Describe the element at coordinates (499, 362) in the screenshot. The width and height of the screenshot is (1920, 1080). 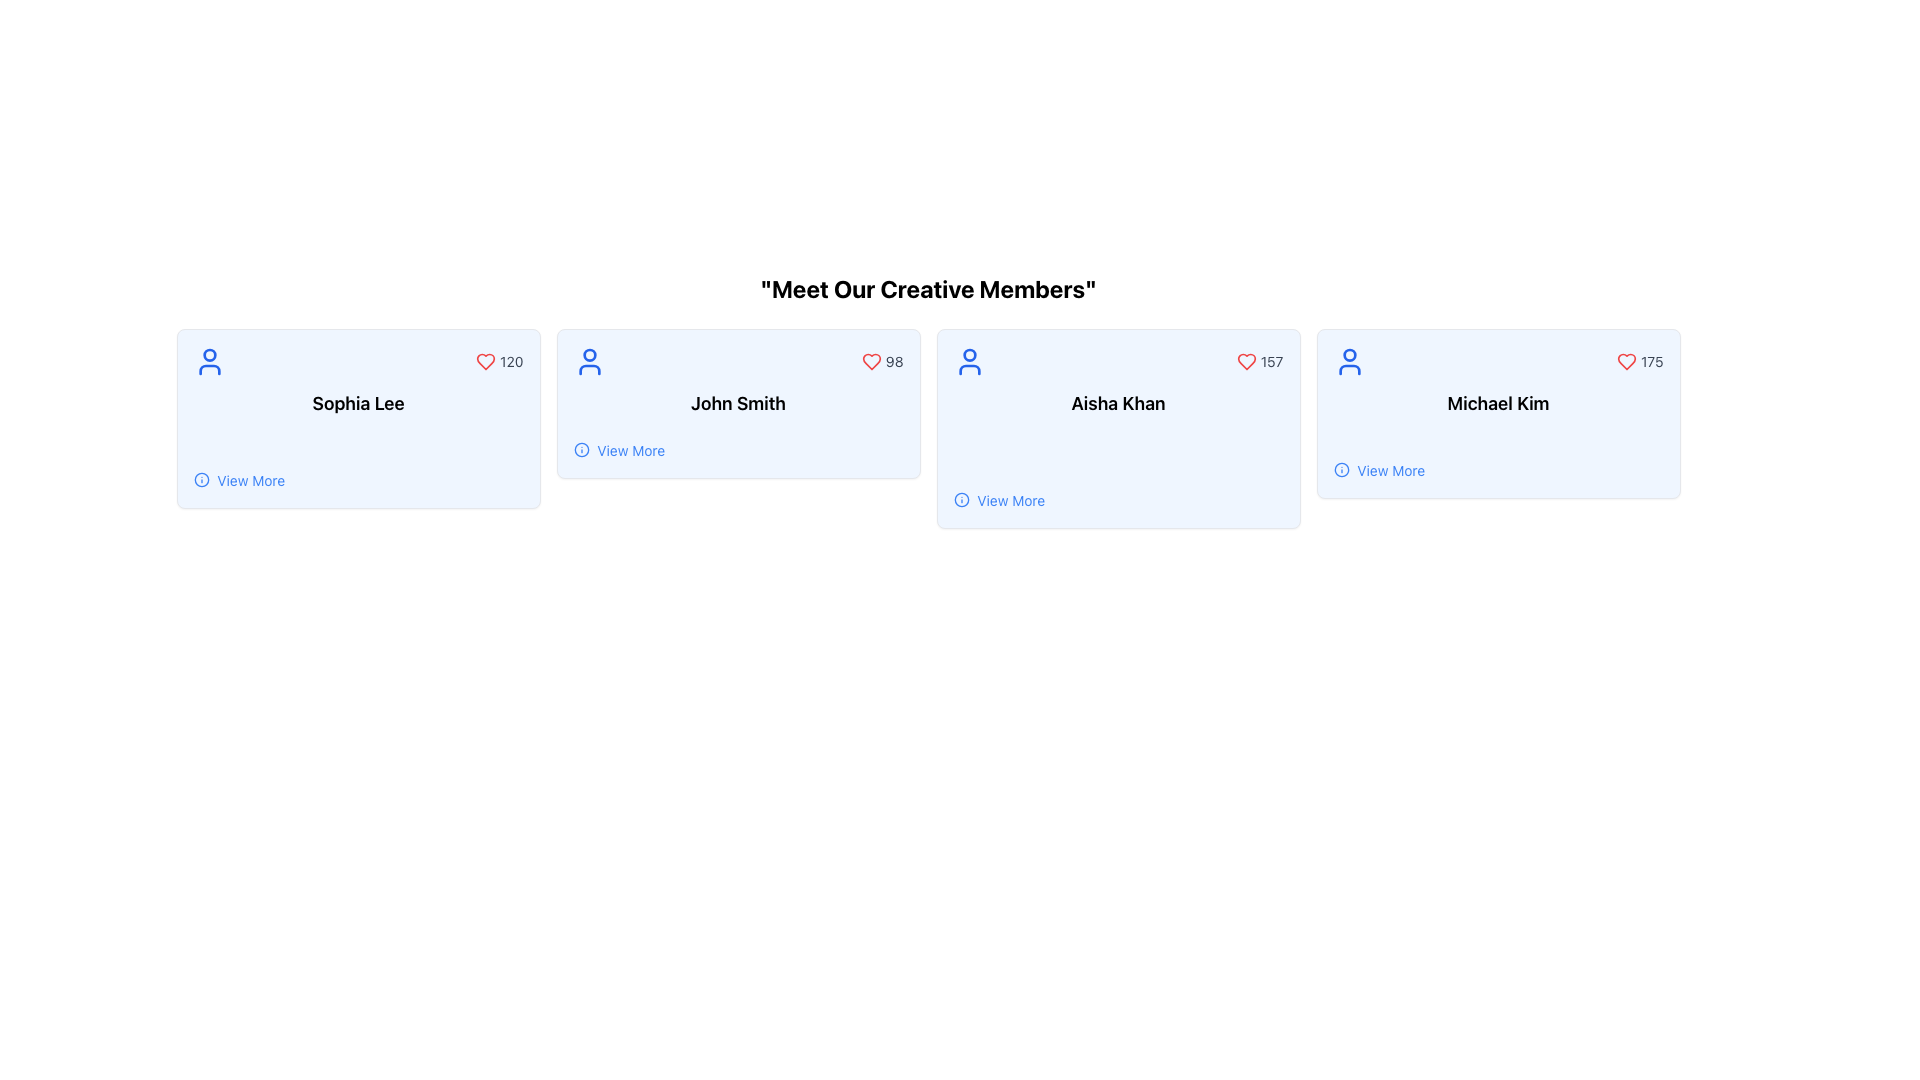
I see `likes count displayed next to the heart icon in the top-right corner of the card for 'Sophia Lee'` at that location.